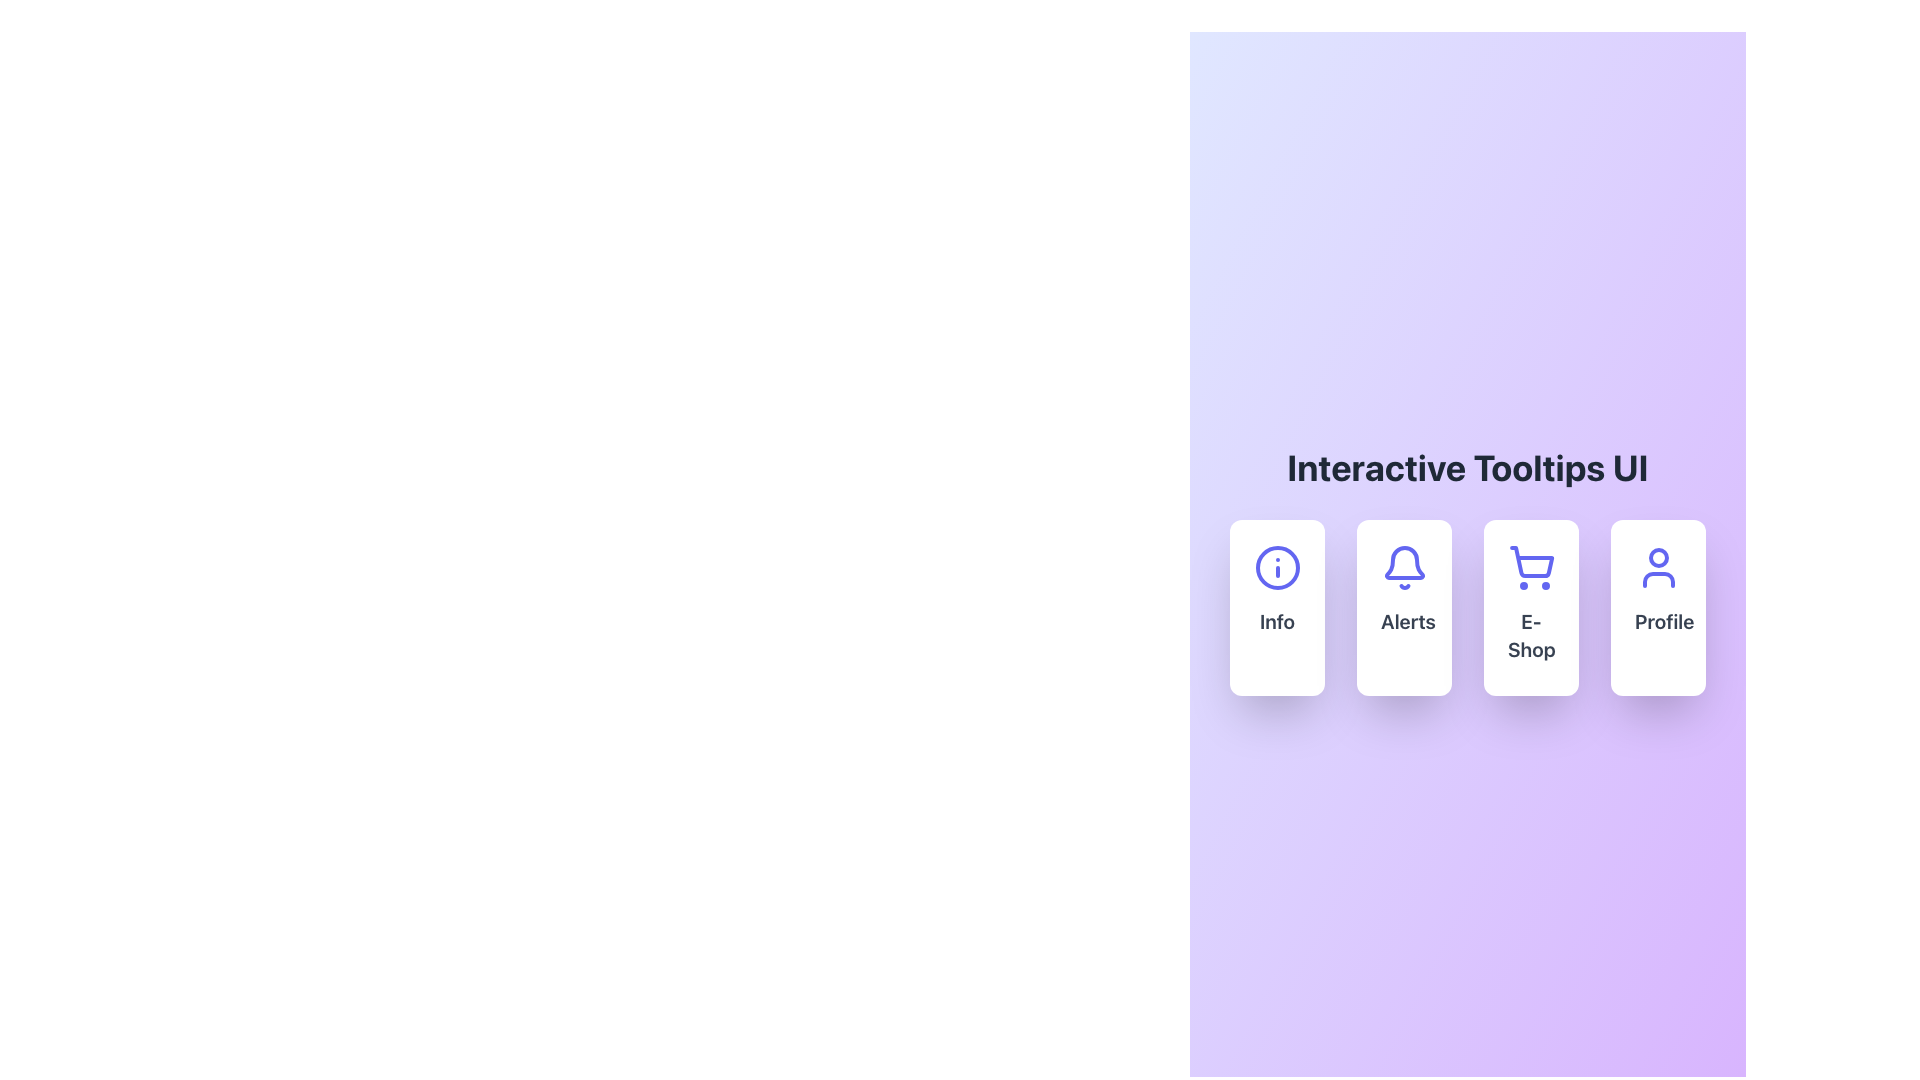 The image size is (1920, 1080). Describe the element at coordinates (1531, 562) in the screenshot. I see `the graphical shopping cart icon, which is the third icon from the left in the horizontal icon set, situated between the 'Alerts' and 'Profile' icons, and is colored in vibrant indigo` at that location.